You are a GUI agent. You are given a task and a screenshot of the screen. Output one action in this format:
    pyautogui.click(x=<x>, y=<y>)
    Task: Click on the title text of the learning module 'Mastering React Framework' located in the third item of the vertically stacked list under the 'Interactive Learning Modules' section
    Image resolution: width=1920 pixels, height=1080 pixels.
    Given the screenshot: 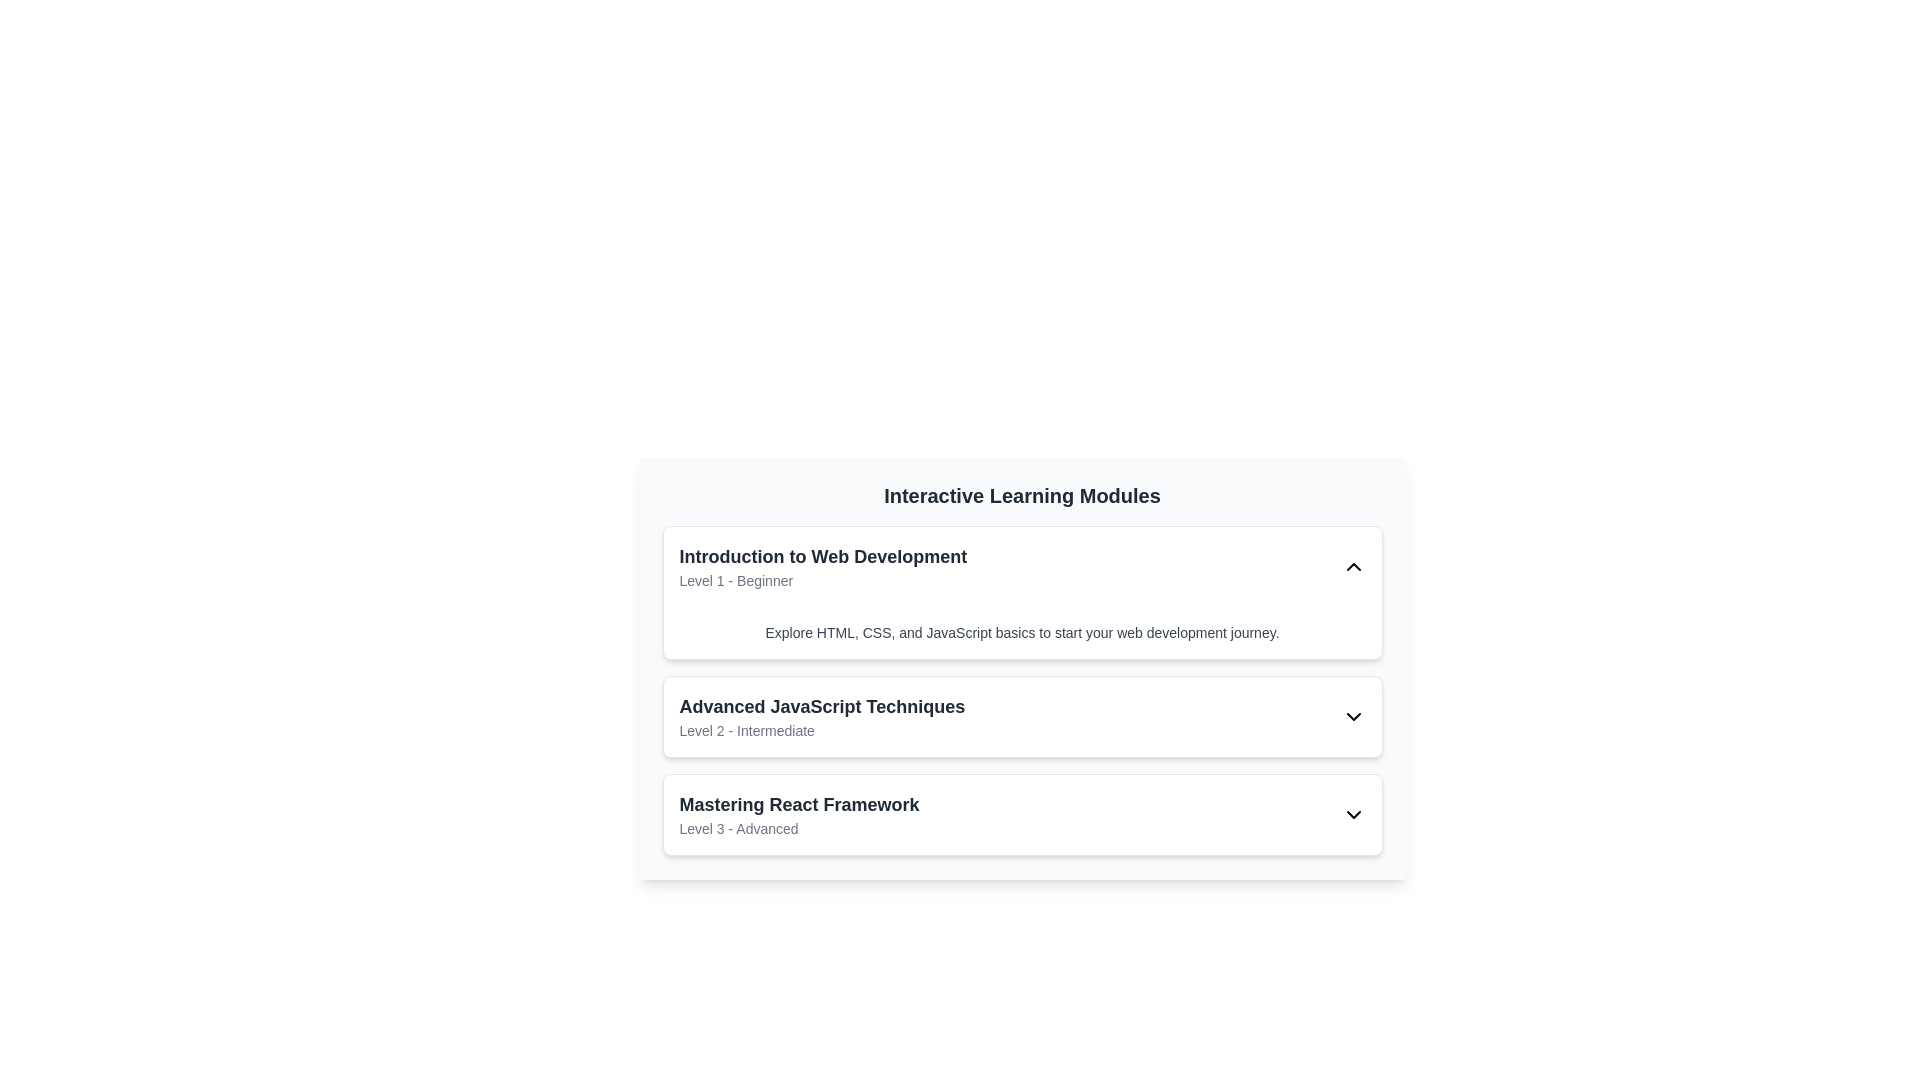 What is the action you would take?
    pyautogui.click(x=798, y=804)
    